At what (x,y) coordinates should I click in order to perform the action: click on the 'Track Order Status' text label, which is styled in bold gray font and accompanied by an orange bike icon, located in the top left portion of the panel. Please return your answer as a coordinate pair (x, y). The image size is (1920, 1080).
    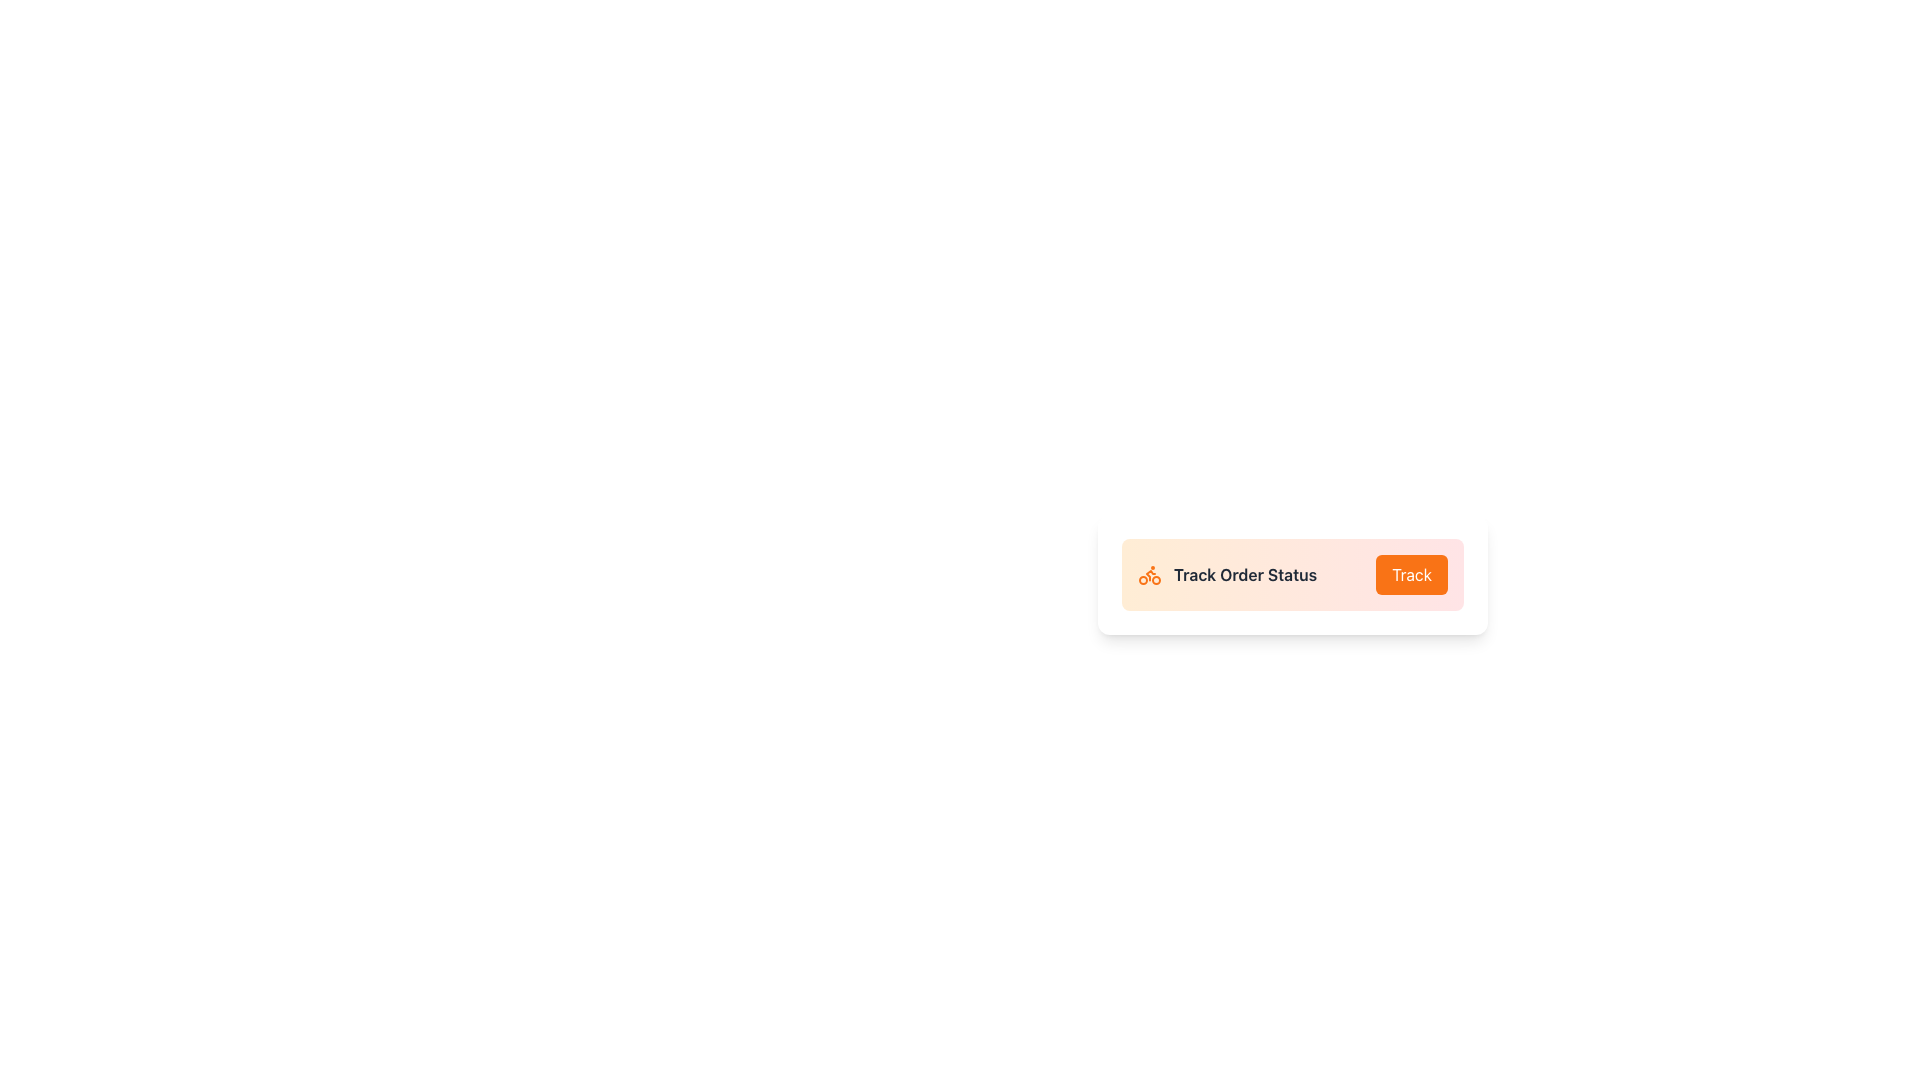
    Looking at the image, I should click on (1226, 574).